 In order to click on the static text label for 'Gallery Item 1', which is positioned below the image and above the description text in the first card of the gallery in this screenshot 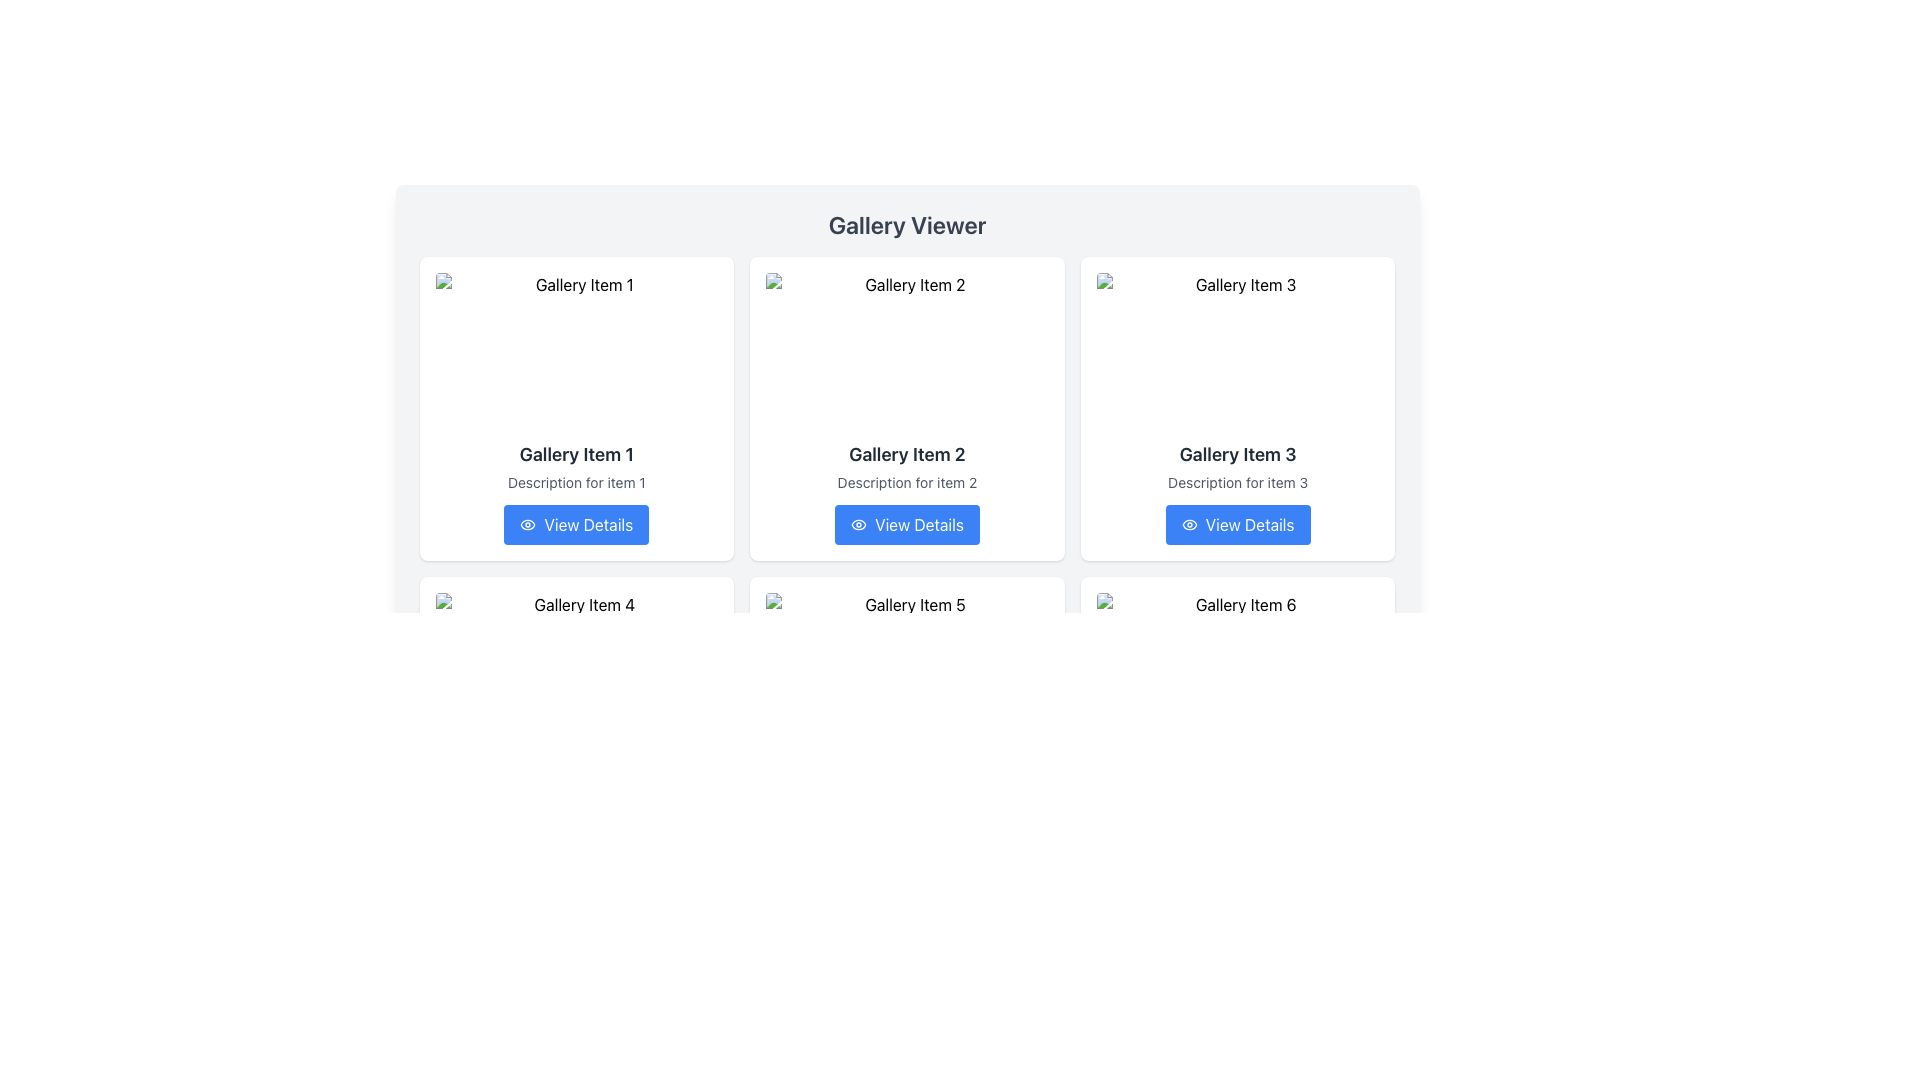, I will do `click(575, 455)`.